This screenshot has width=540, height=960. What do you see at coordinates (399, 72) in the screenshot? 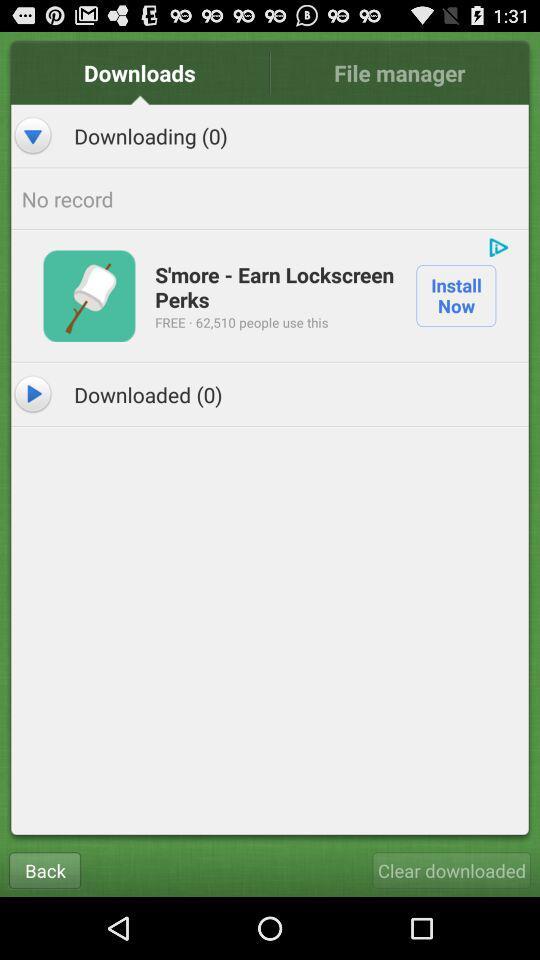
I see `file manager item` at bounding box center [399, 72].